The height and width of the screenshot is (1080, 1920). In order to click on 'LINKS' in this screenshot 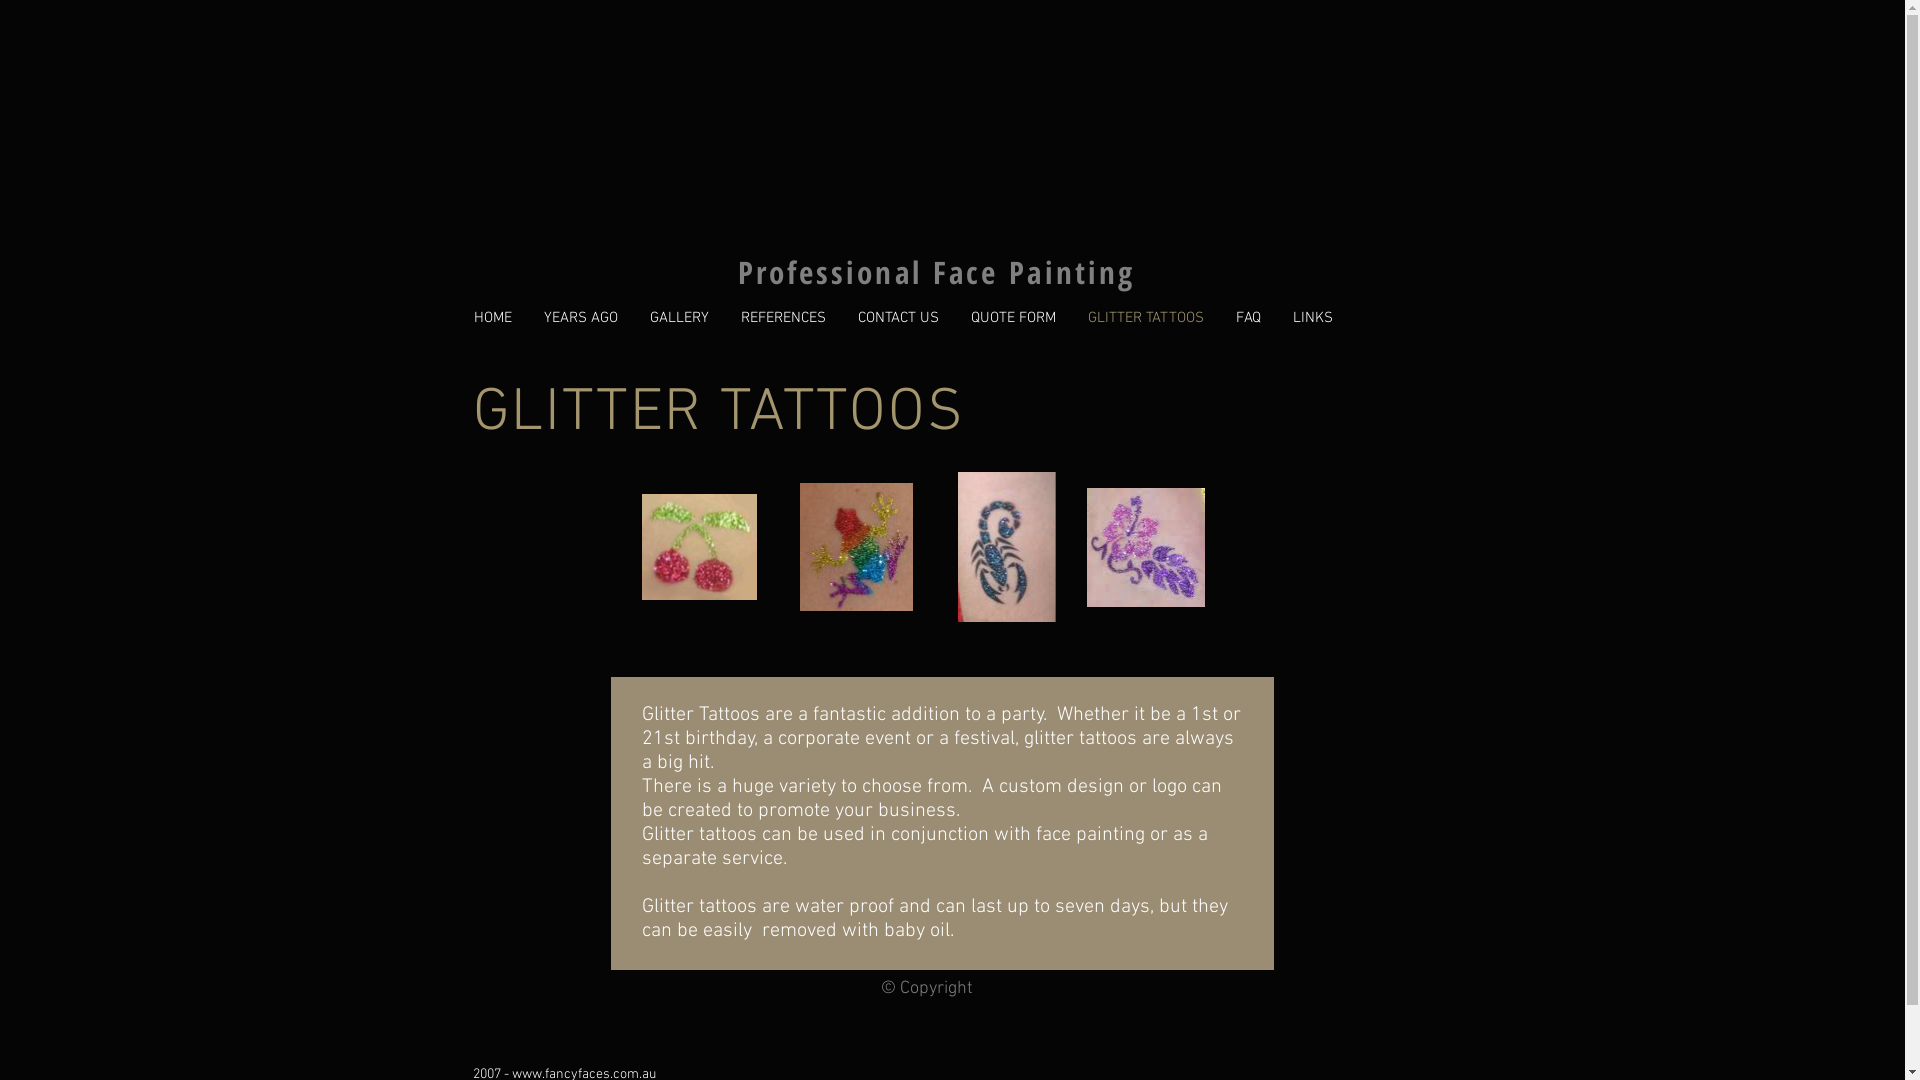, I will do `click(1311, 316)`.